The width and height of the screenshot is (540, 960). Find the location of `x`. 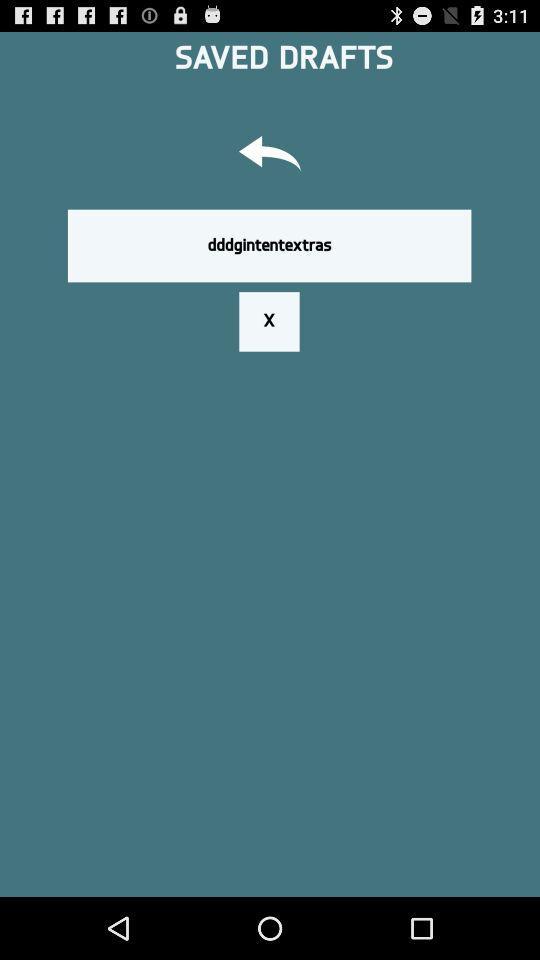

x is located at coordinates (269, 321).